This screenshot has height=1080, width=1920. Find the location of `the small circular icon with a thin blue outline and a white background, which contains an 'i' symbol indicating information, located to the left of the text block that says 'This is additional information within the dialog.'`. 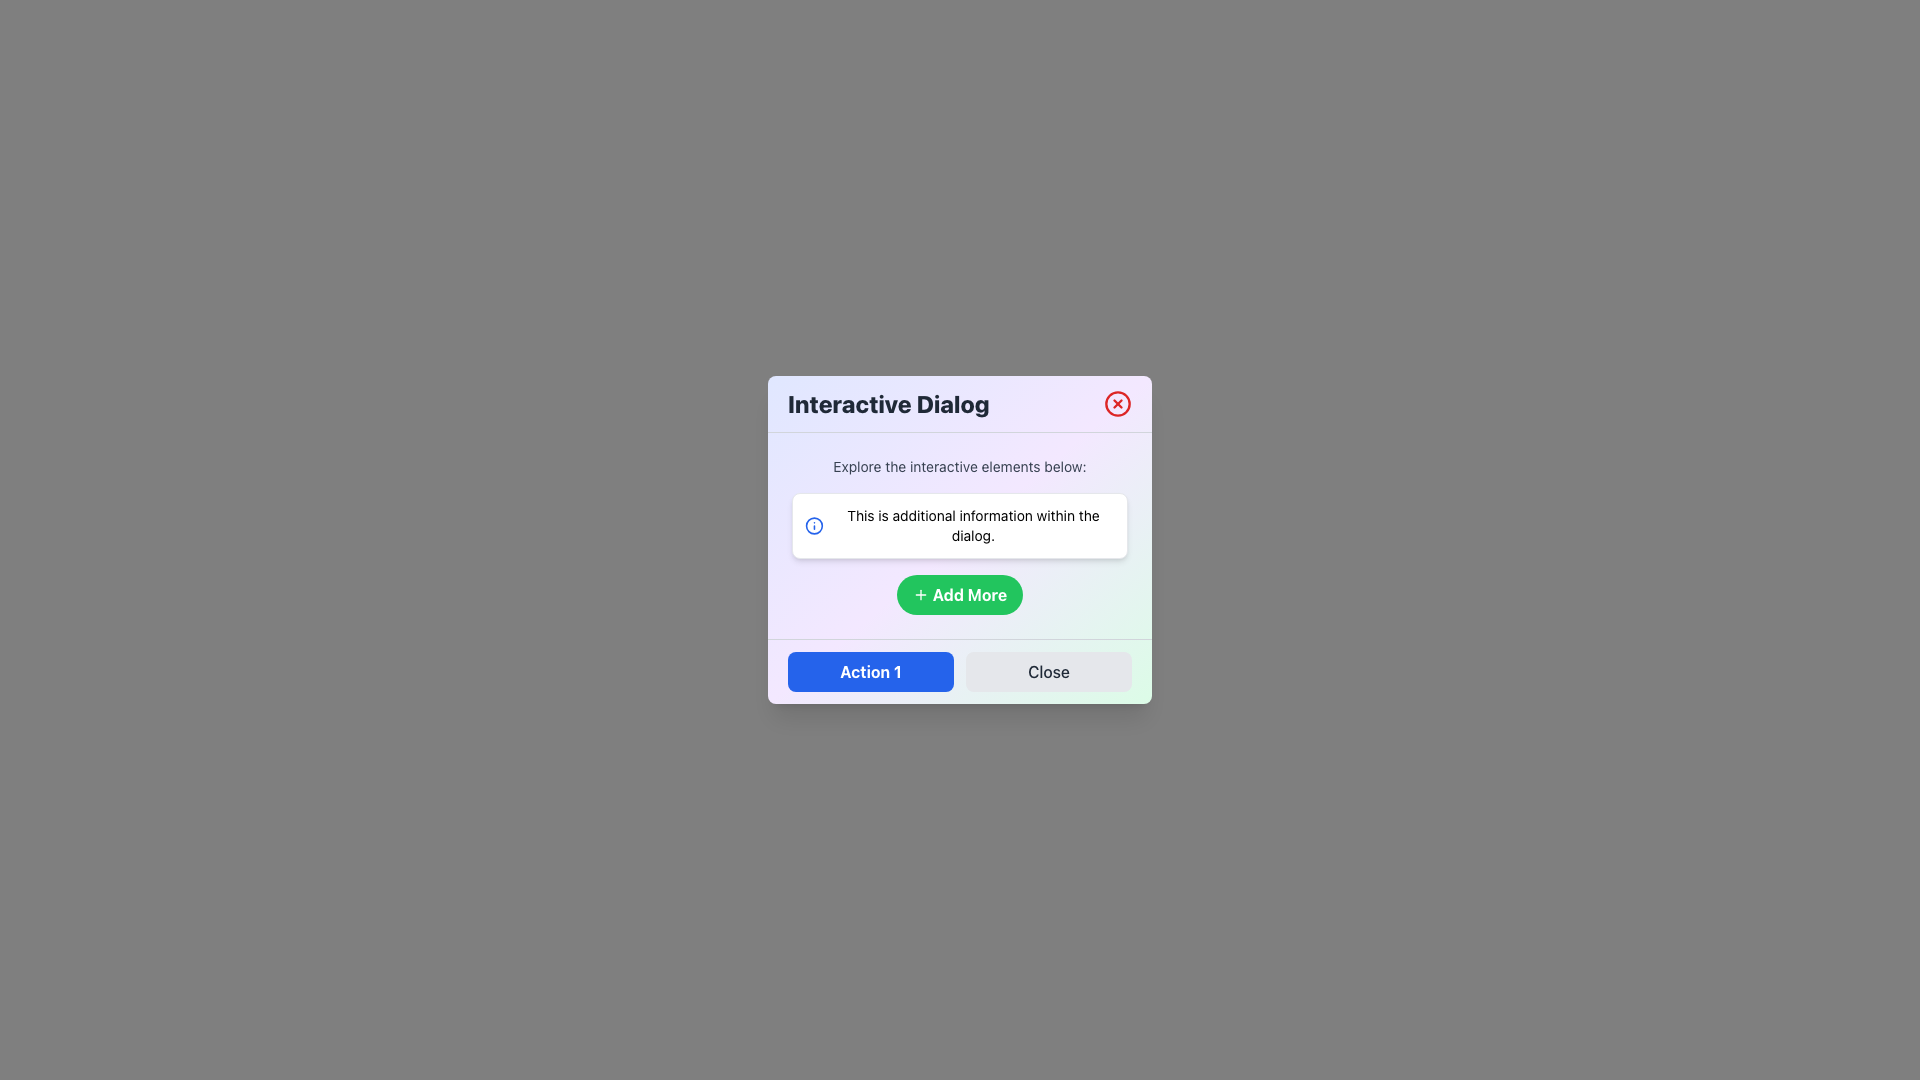

the small circular icon with a thin blue outline and a white background, which contains an 'i' symbol indicating information, located to the left of the text block that says 'This is additional information within the dialog.' is located at coordinates (814, 524).